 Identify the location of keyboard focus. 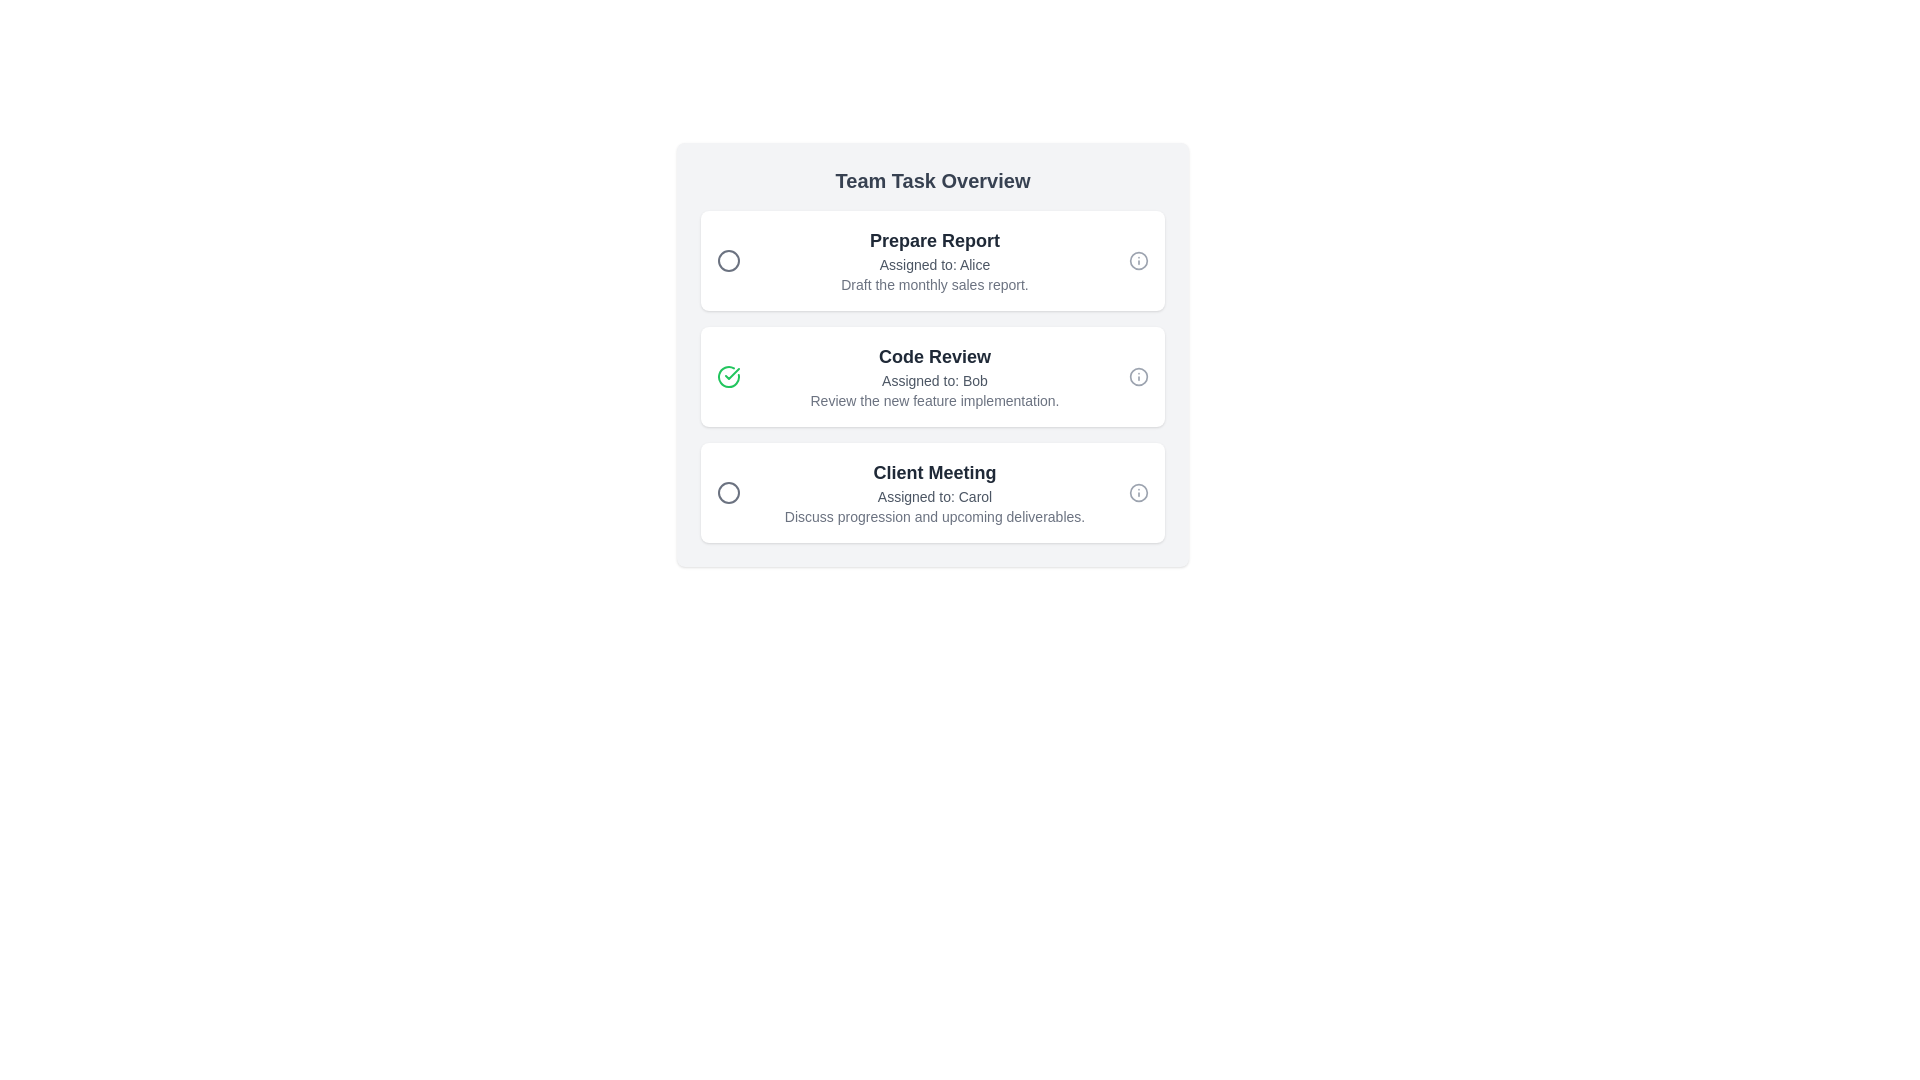
(934, 377).